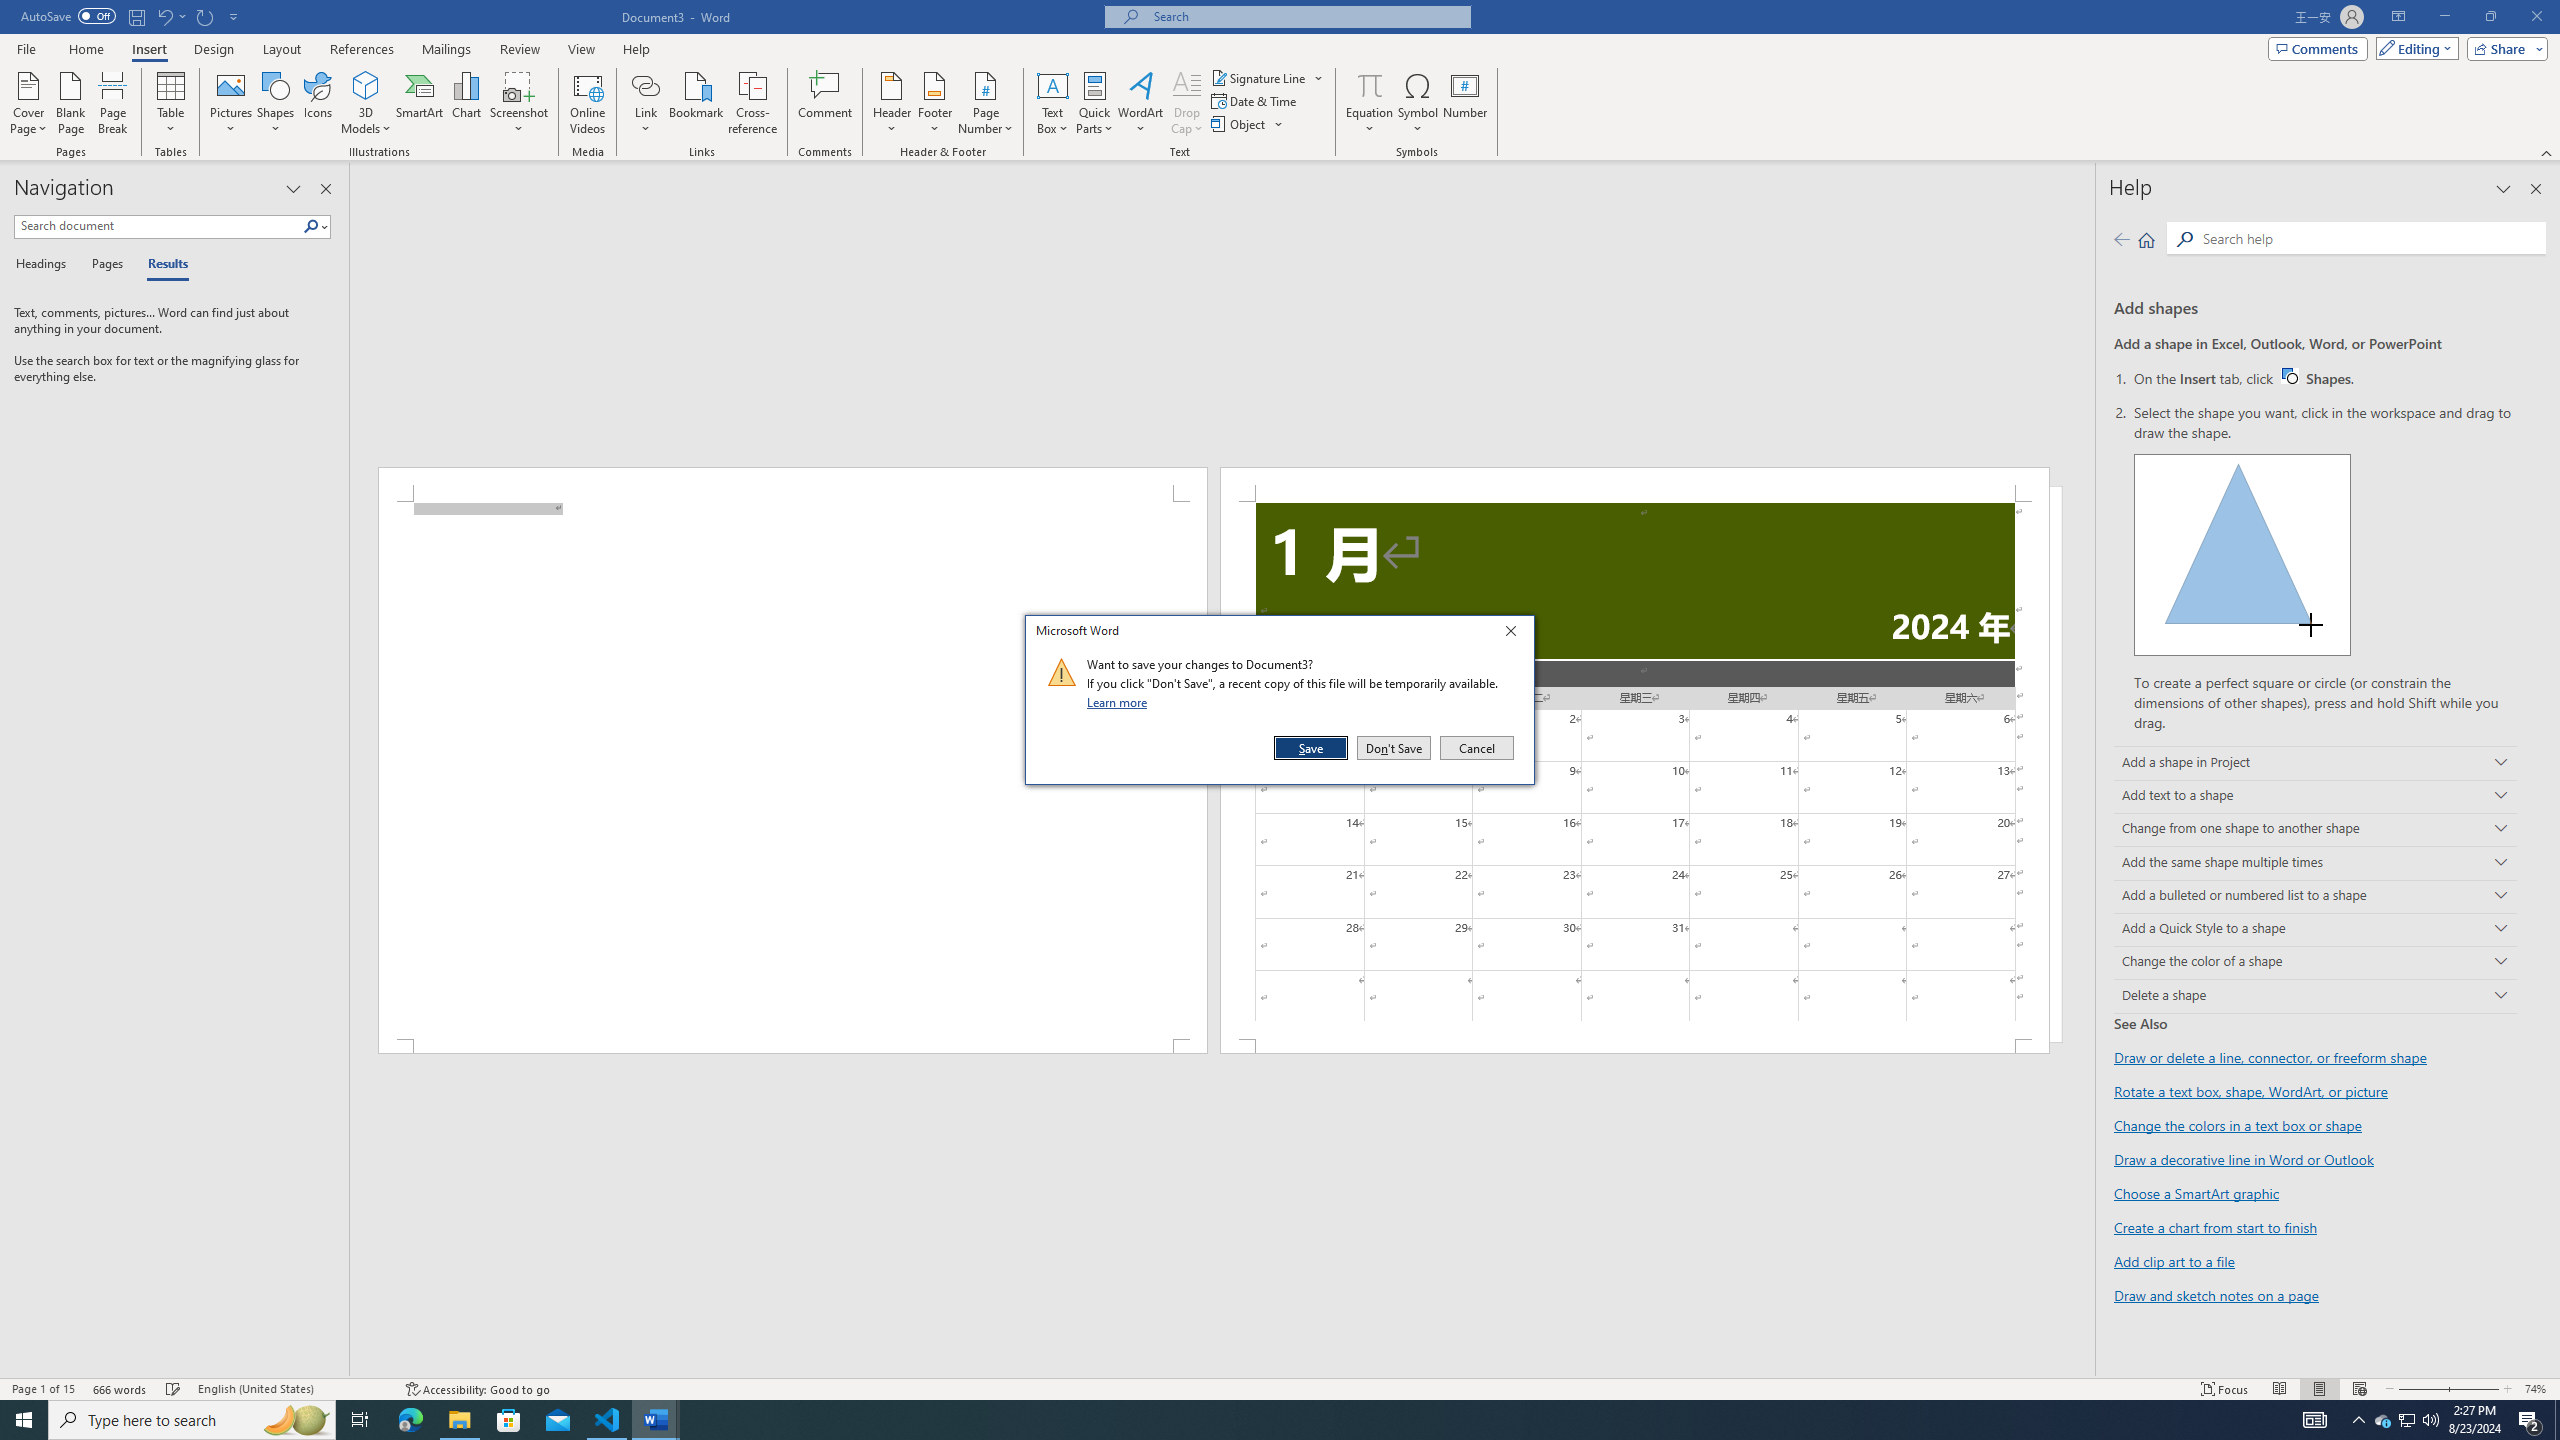 This screenshot has height=1440, width=2560. I want to click on 'Icons', so click(317, 103).